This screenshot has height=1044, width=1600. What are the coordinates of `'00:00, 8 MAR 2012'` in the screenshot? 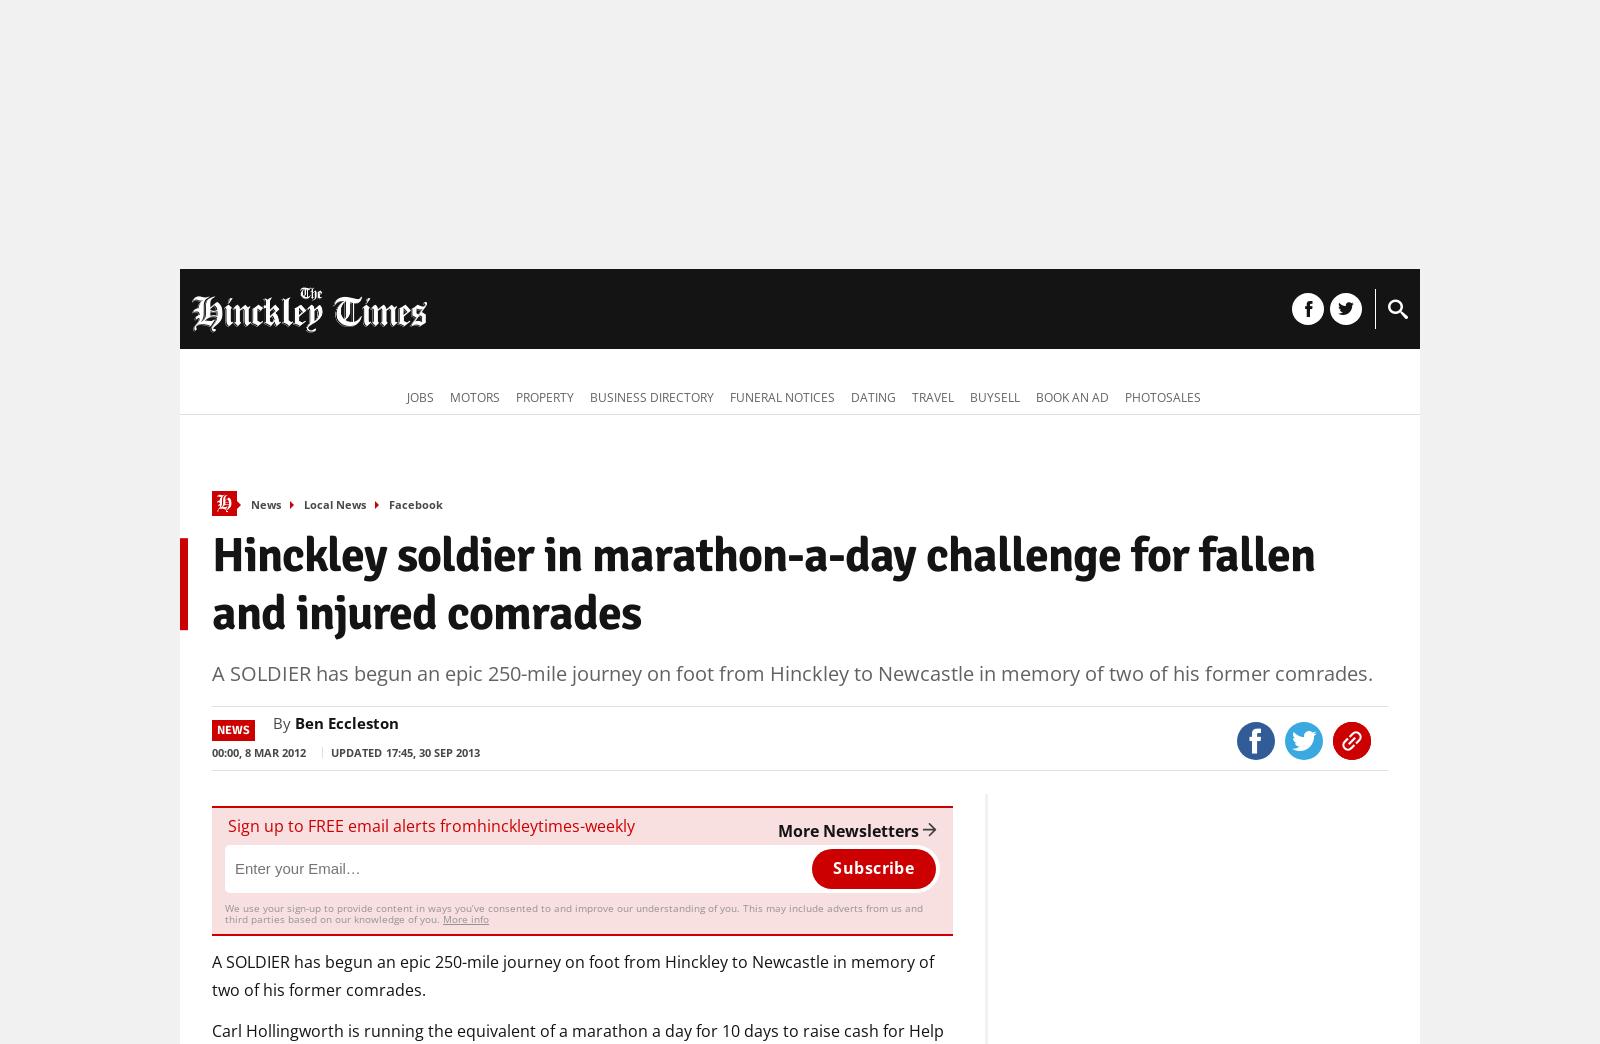 It's located at (212, 751).